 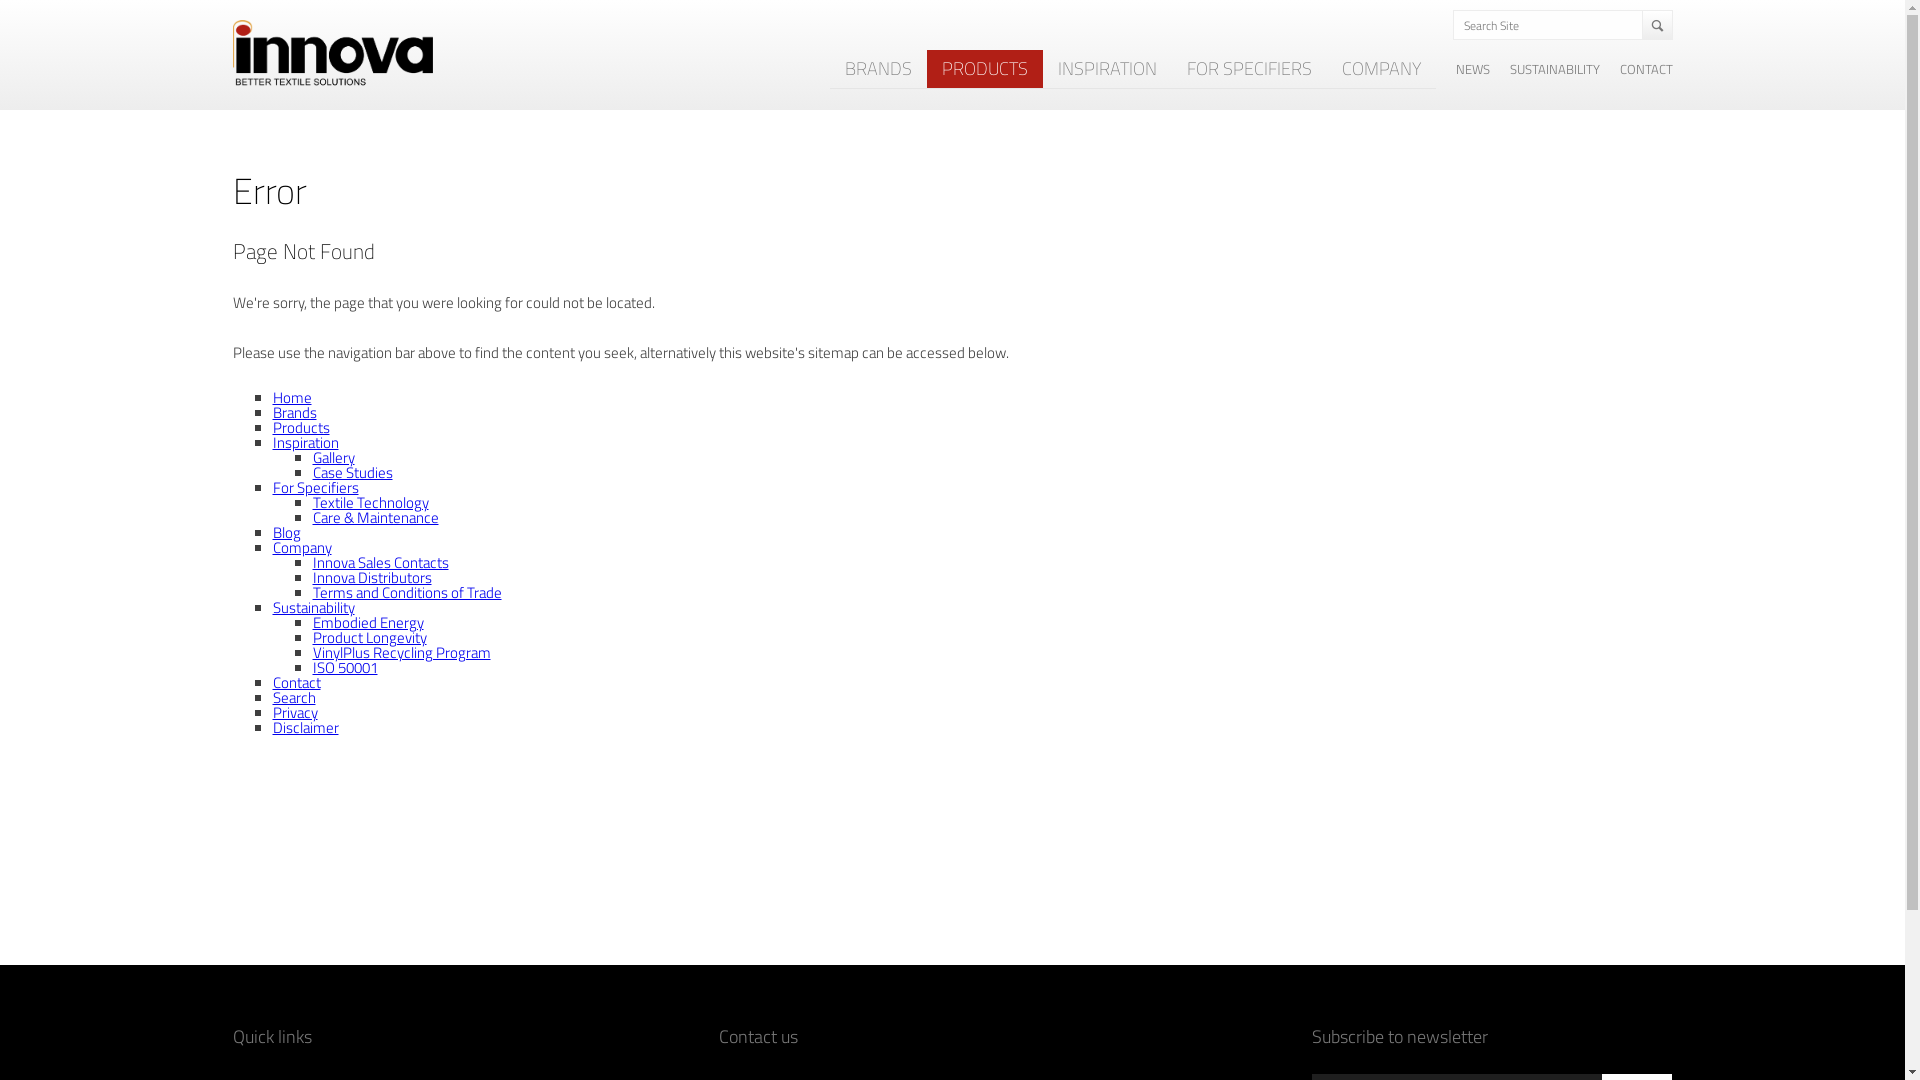 What do you see at coordinates (271, 547) in the screenshot?
I see `'Company'` at bounding box center [271, 547].